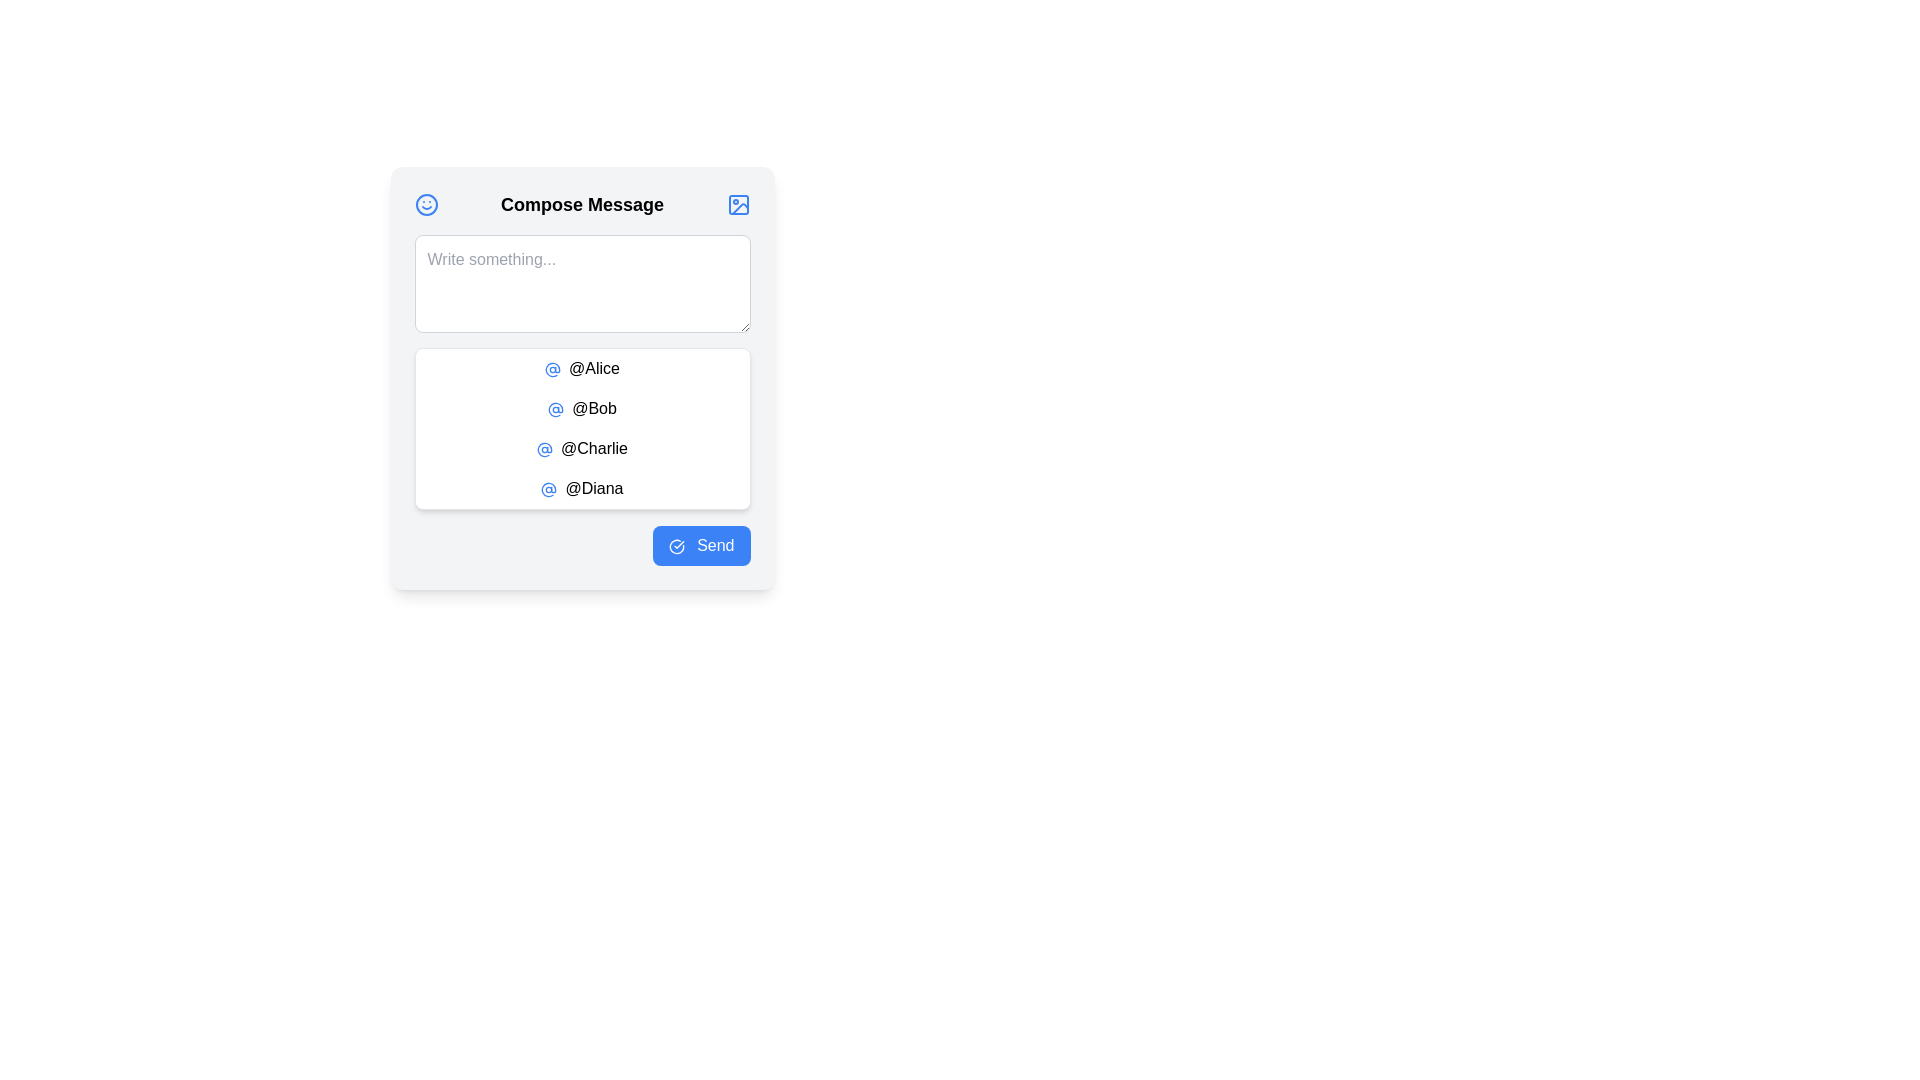  Describe the element at coordinates (545, 448) in the screenshot. I see `the small circular blue '@' icon located to the left of the text '@Charlie' in the user mention picker interface` at that location.